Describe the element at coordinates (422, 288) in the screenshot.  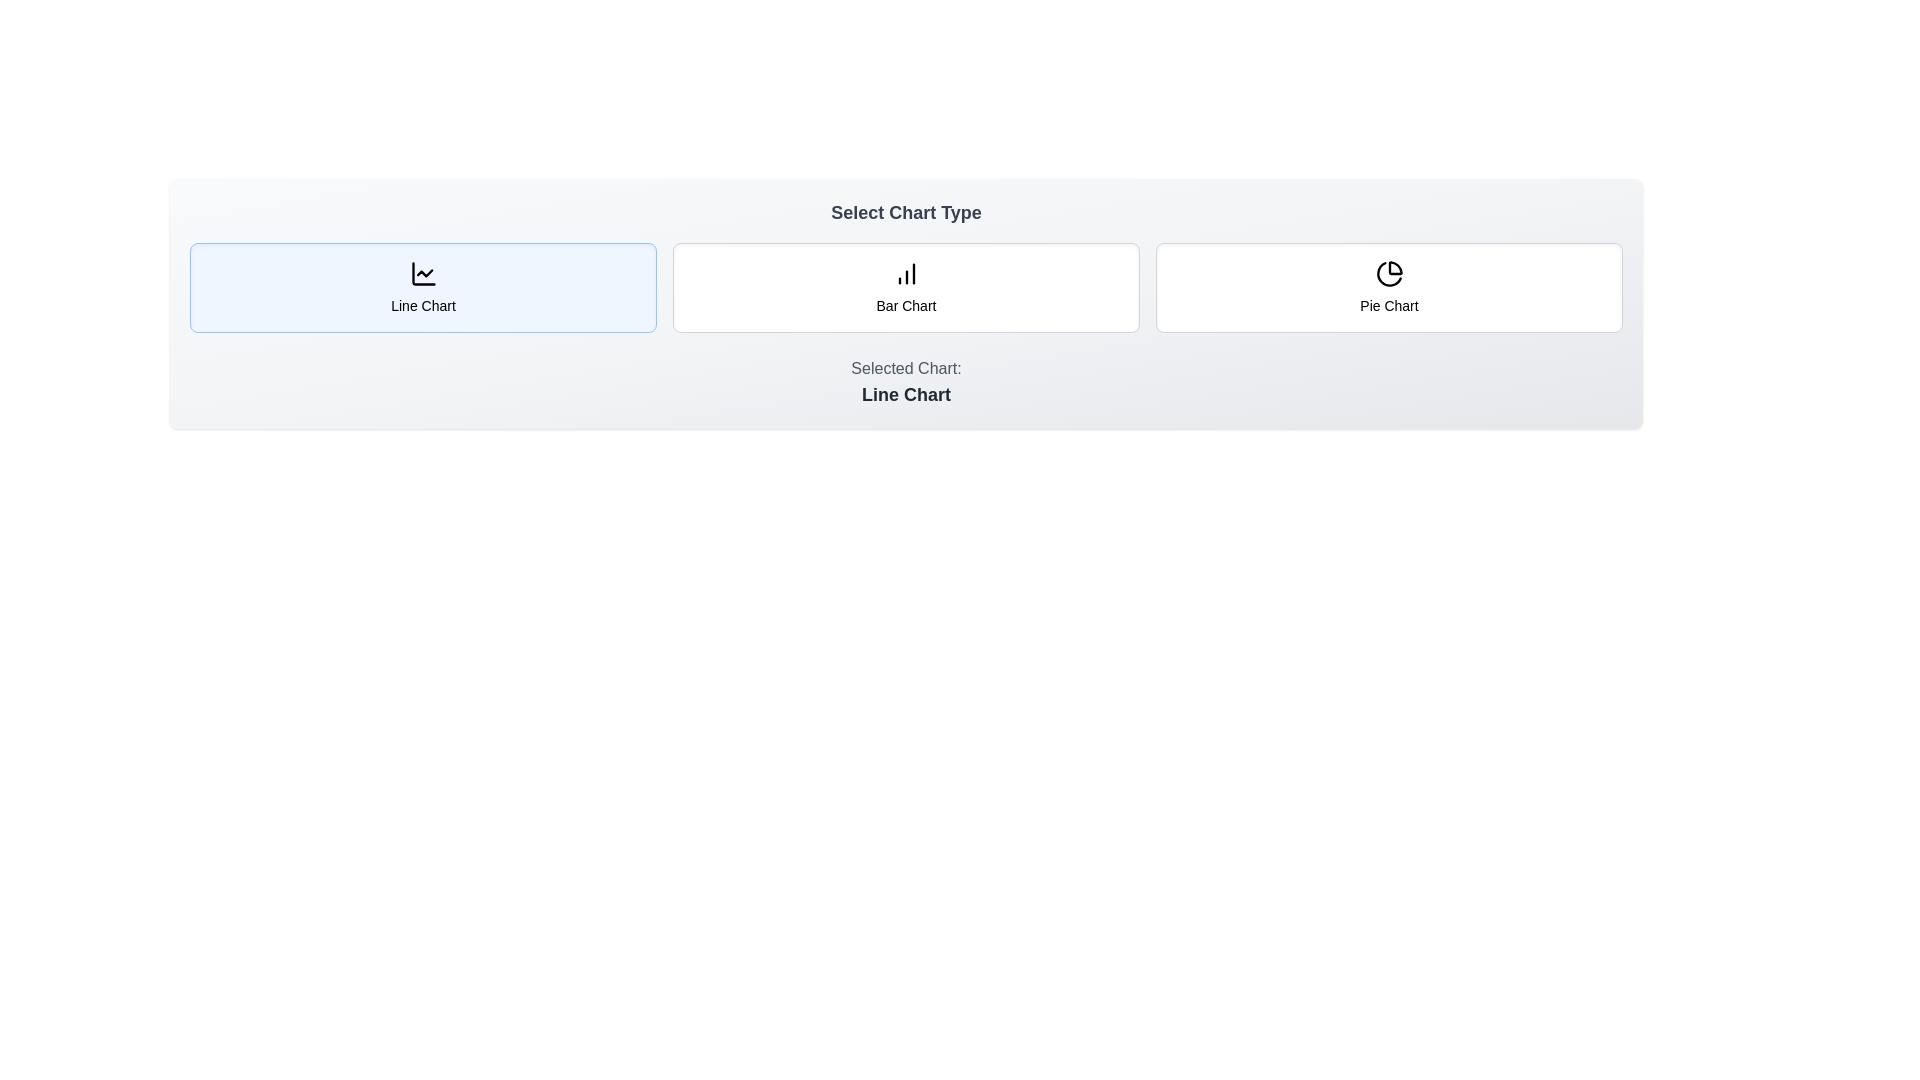
I see `the chart type button corresponding to Line Chart` at that location.